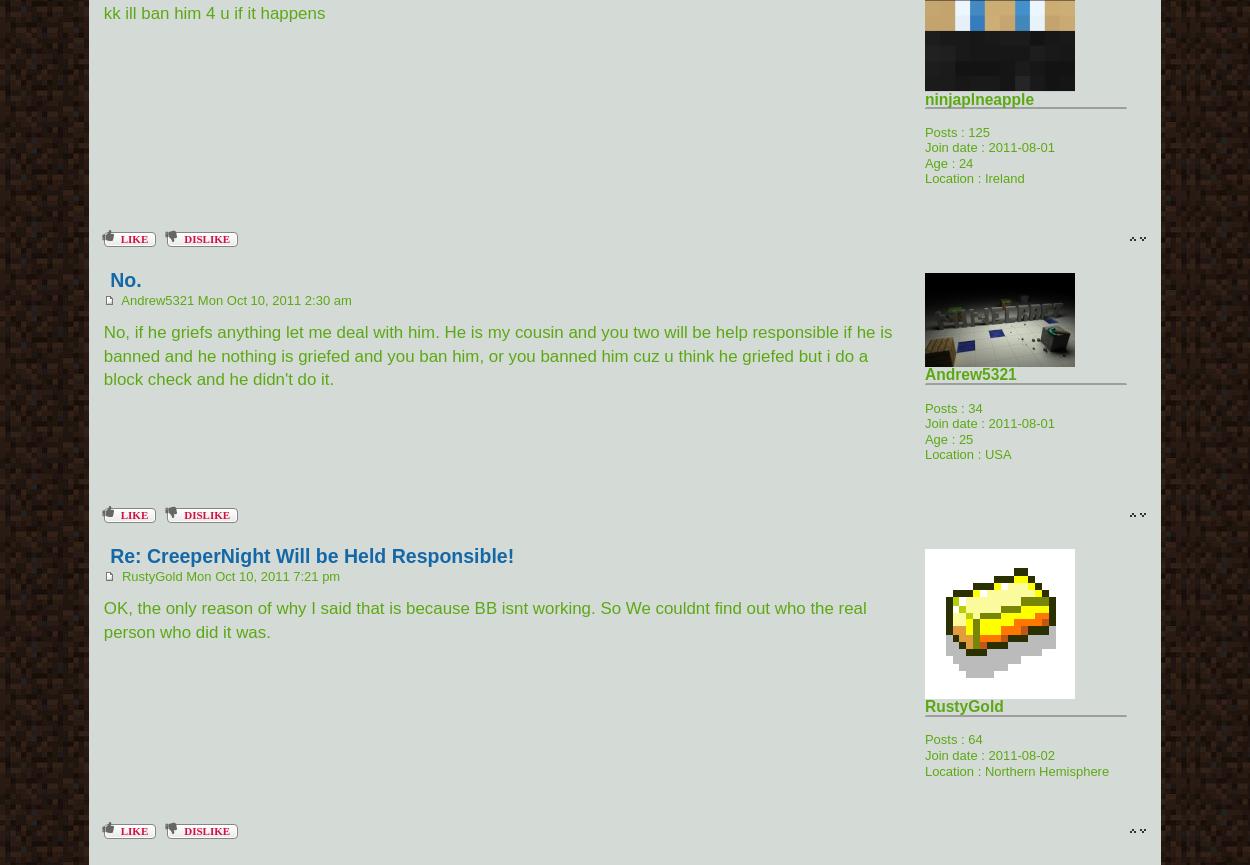 This screenshot has height=865, width=1250. I want to click on 'Re: CreeperNight Will be Held Responsible!', so click(312, 555).